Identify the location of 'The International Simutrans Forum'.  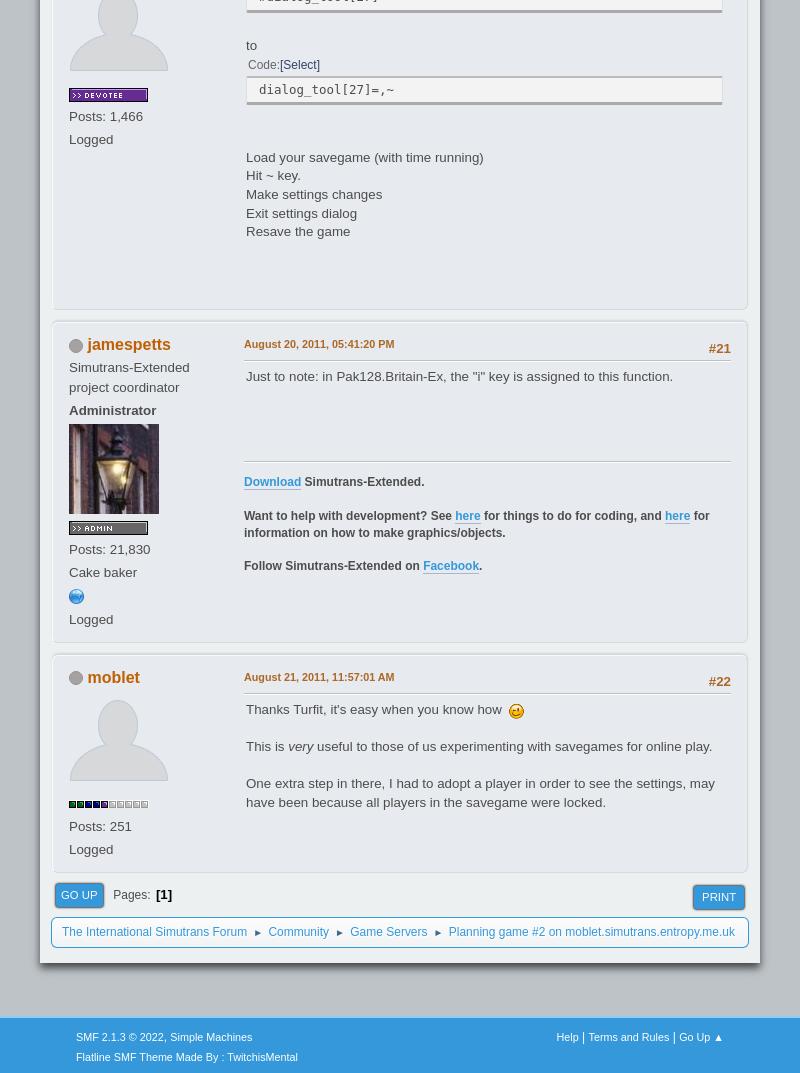
(154, 932).